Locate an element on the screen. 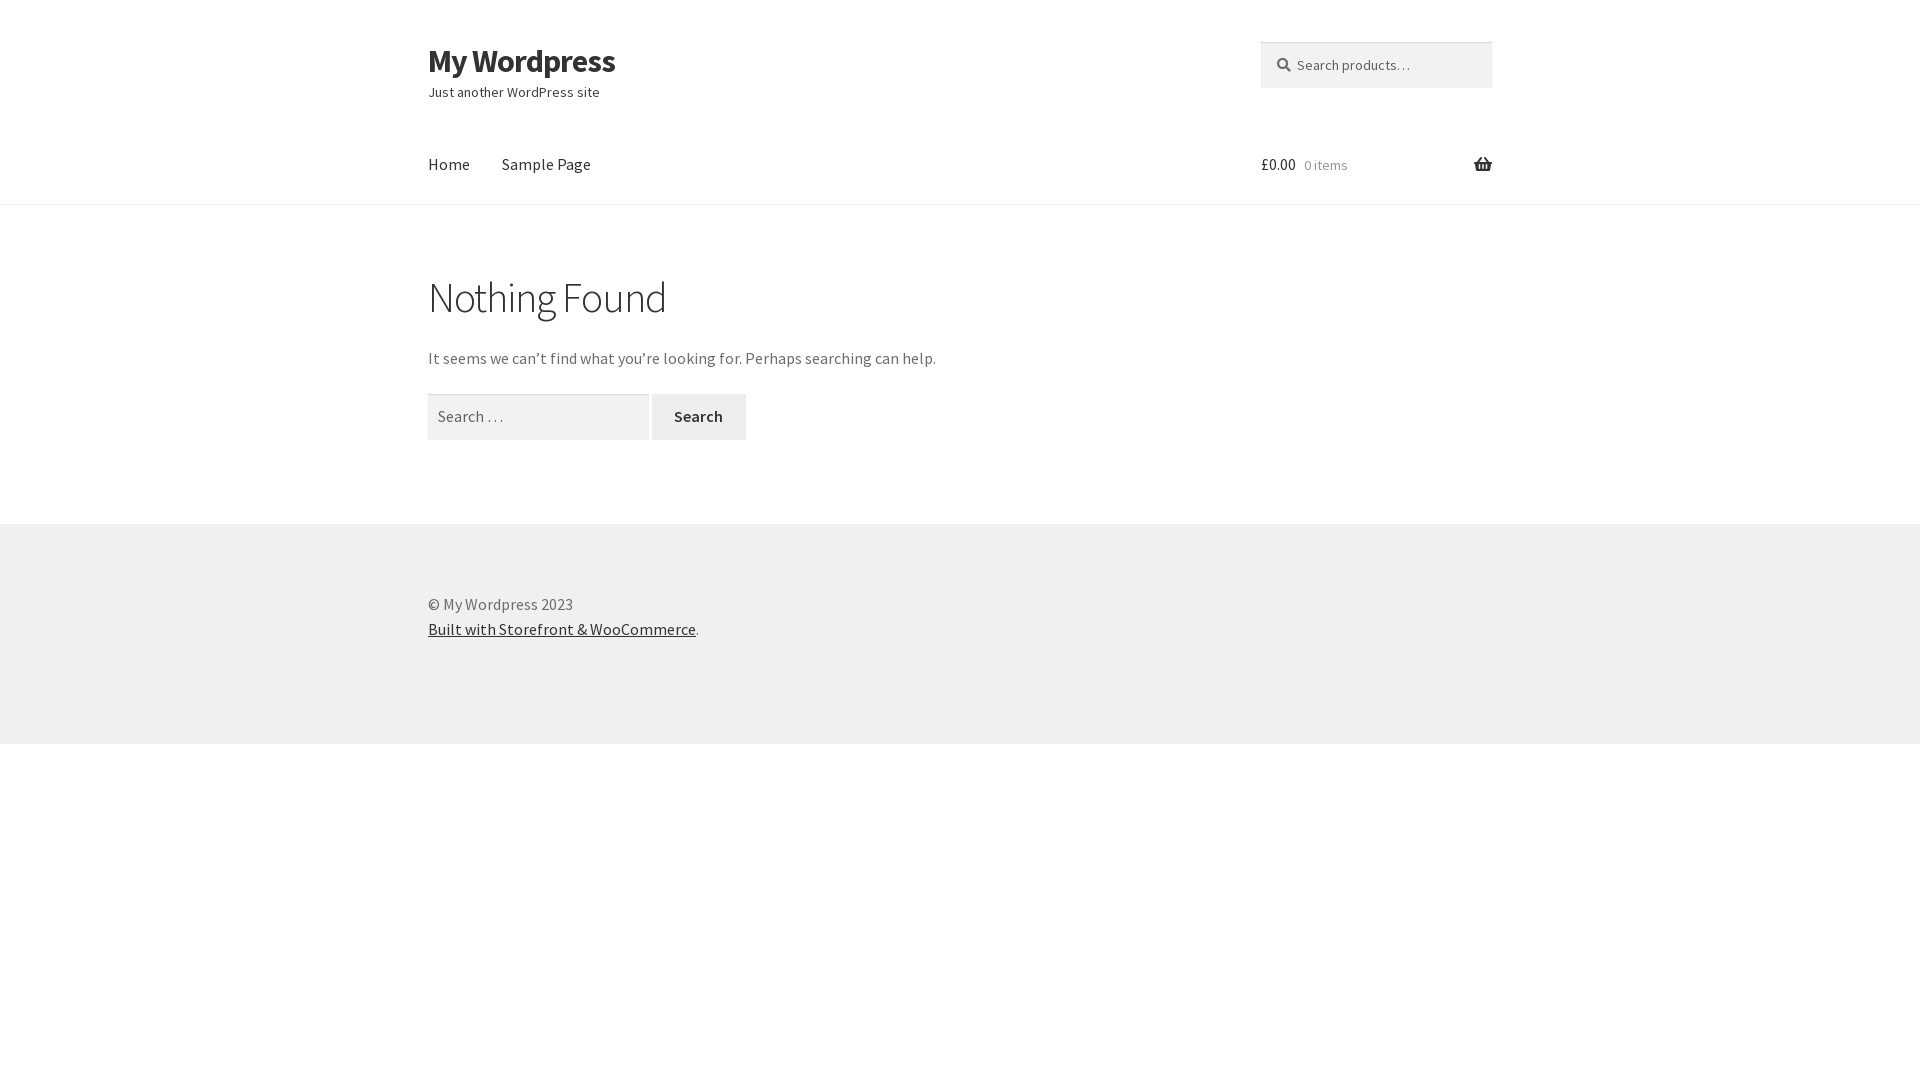 The width and height of the screenshot is (1920, 1080). 'Built with Storefront & WooCommerce' is located at coordinates (560, 627).